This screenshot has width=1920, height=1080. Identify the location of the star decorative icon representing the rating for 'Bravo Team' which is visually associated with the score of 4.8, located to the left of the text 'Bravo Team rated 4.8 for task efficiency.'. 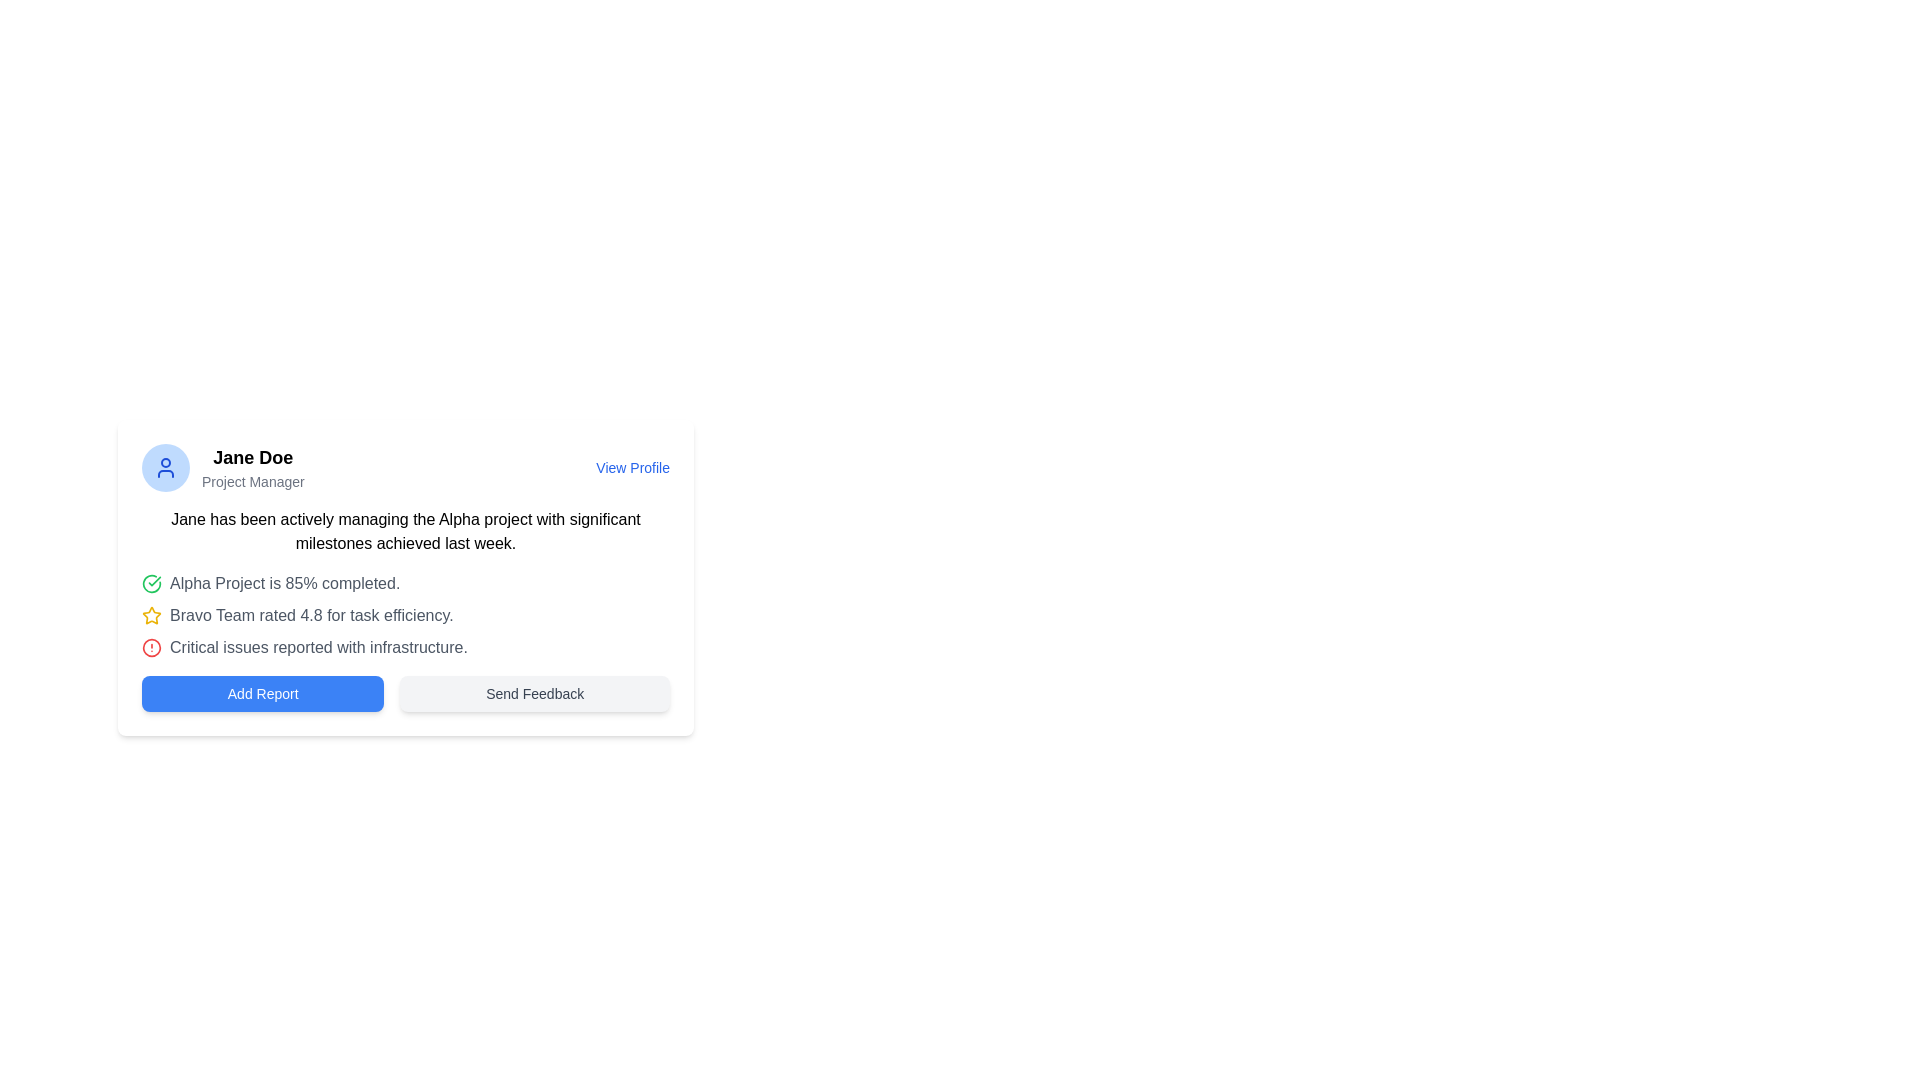
(151, 615).